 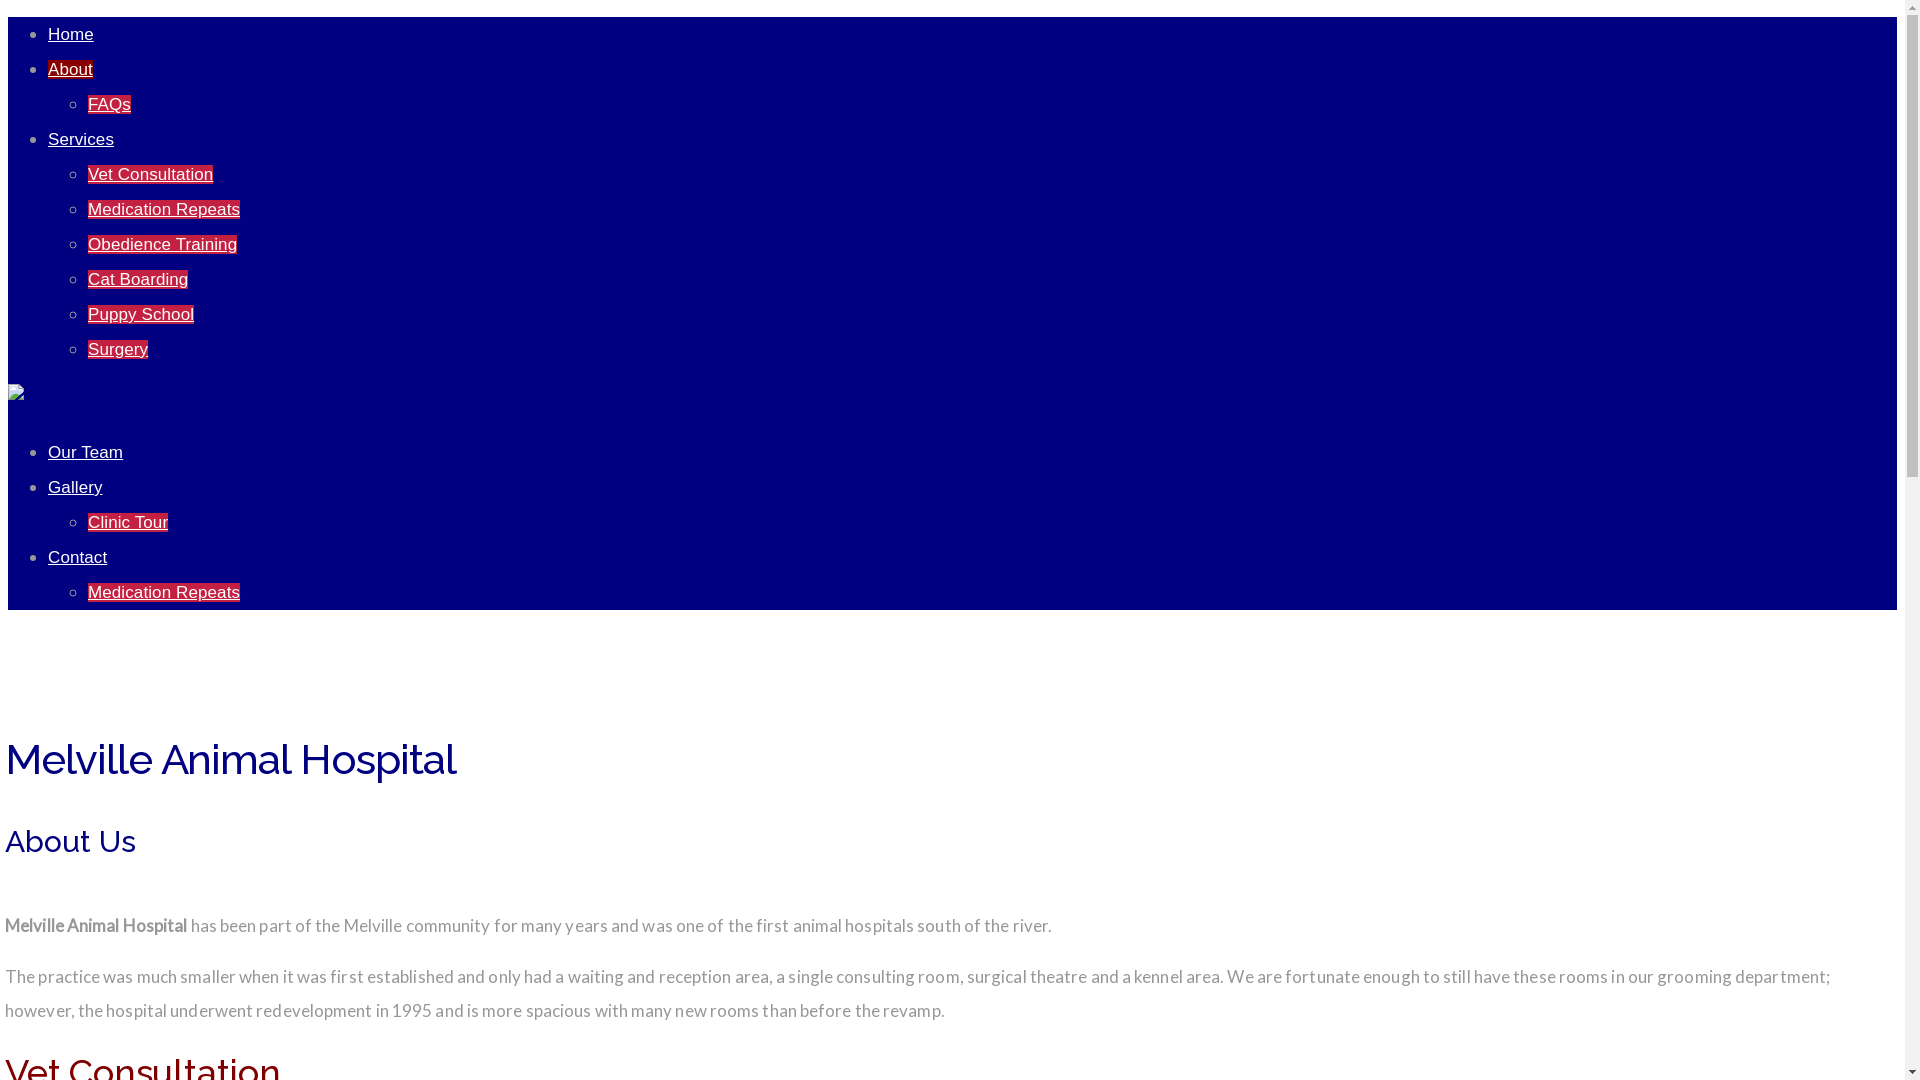 I want to click on 'Medication Repeats', so click(x=86, y=591).